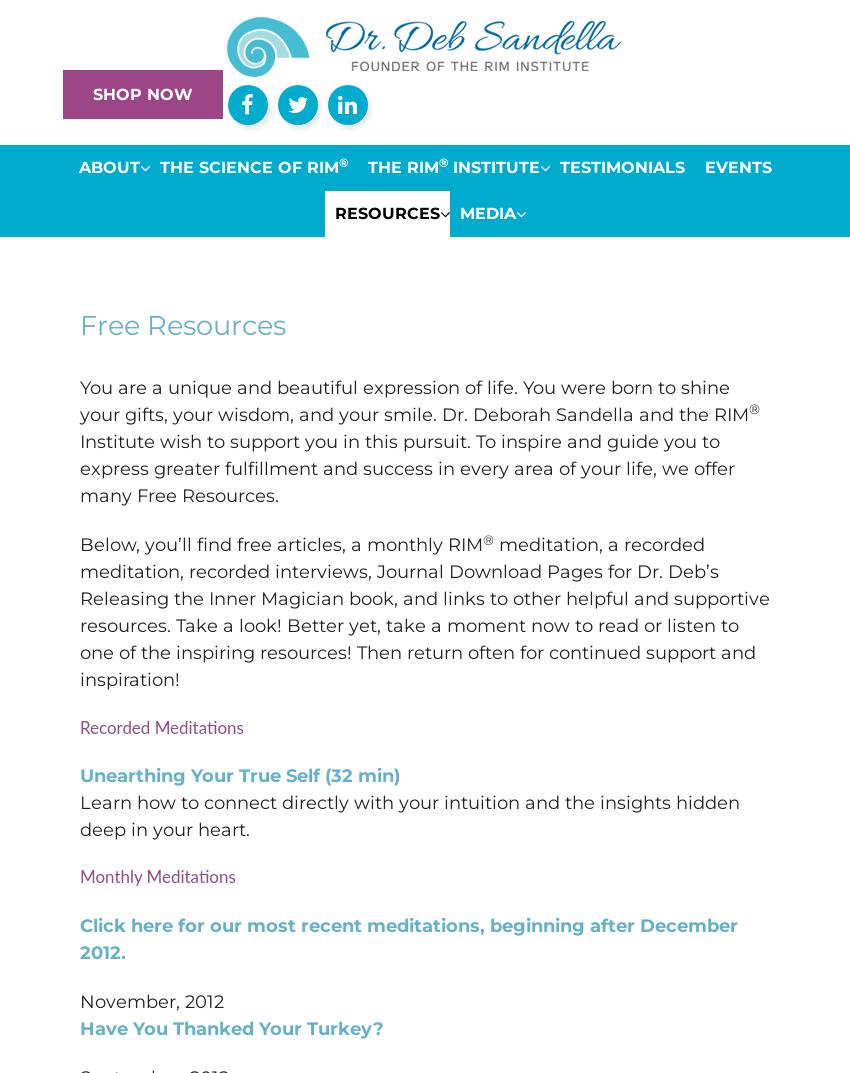 Image resolution: width=850 pixels, height=1073 pixels. Describe the element at coordinates (161, 726) in the screenshot. I see `'Recorded Meditations'` at that location.